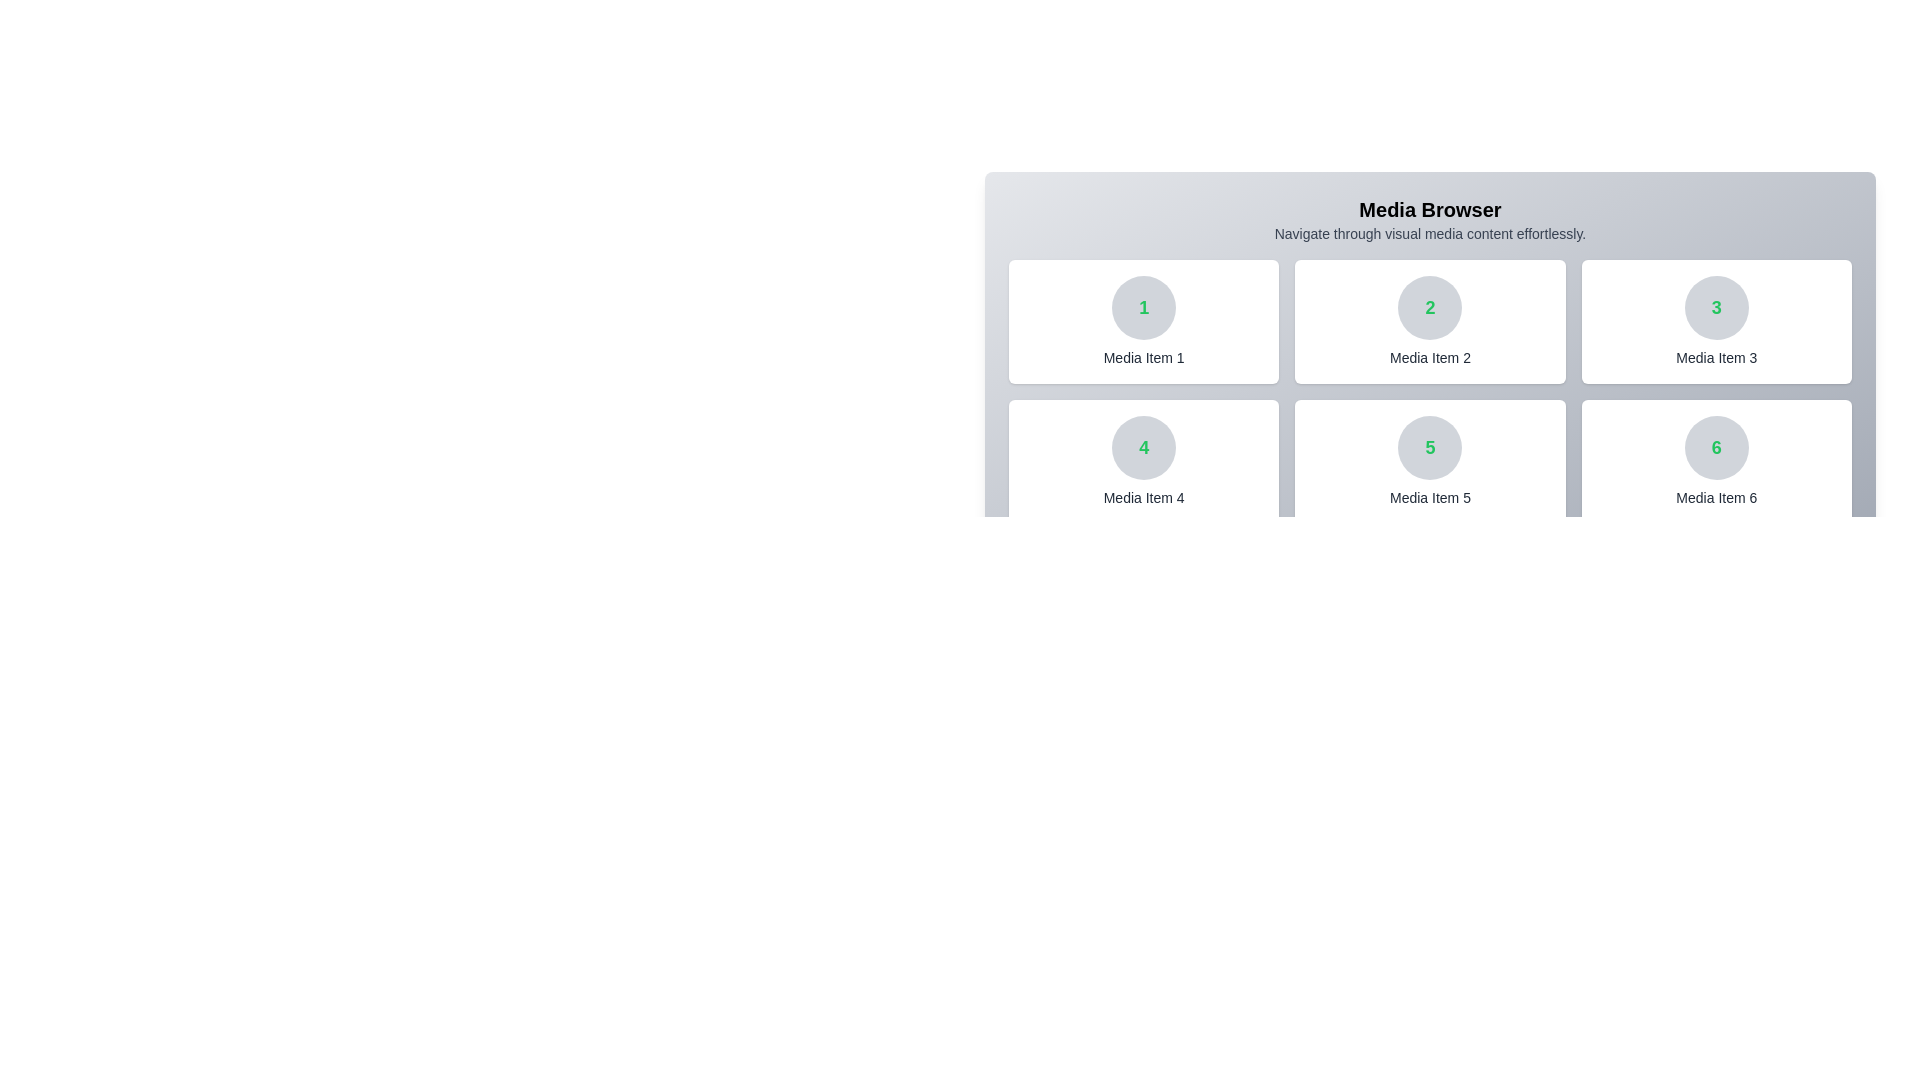 The width and height of the screenshot is (1920, 1080). Describe the element at coordinates (1715, 446) in the screenshot. I see `the number '6' in the bottom-right corner of the 2x3 grid layout within the 'Media Browser' section, which is displayed on a circular gray background` at that location.